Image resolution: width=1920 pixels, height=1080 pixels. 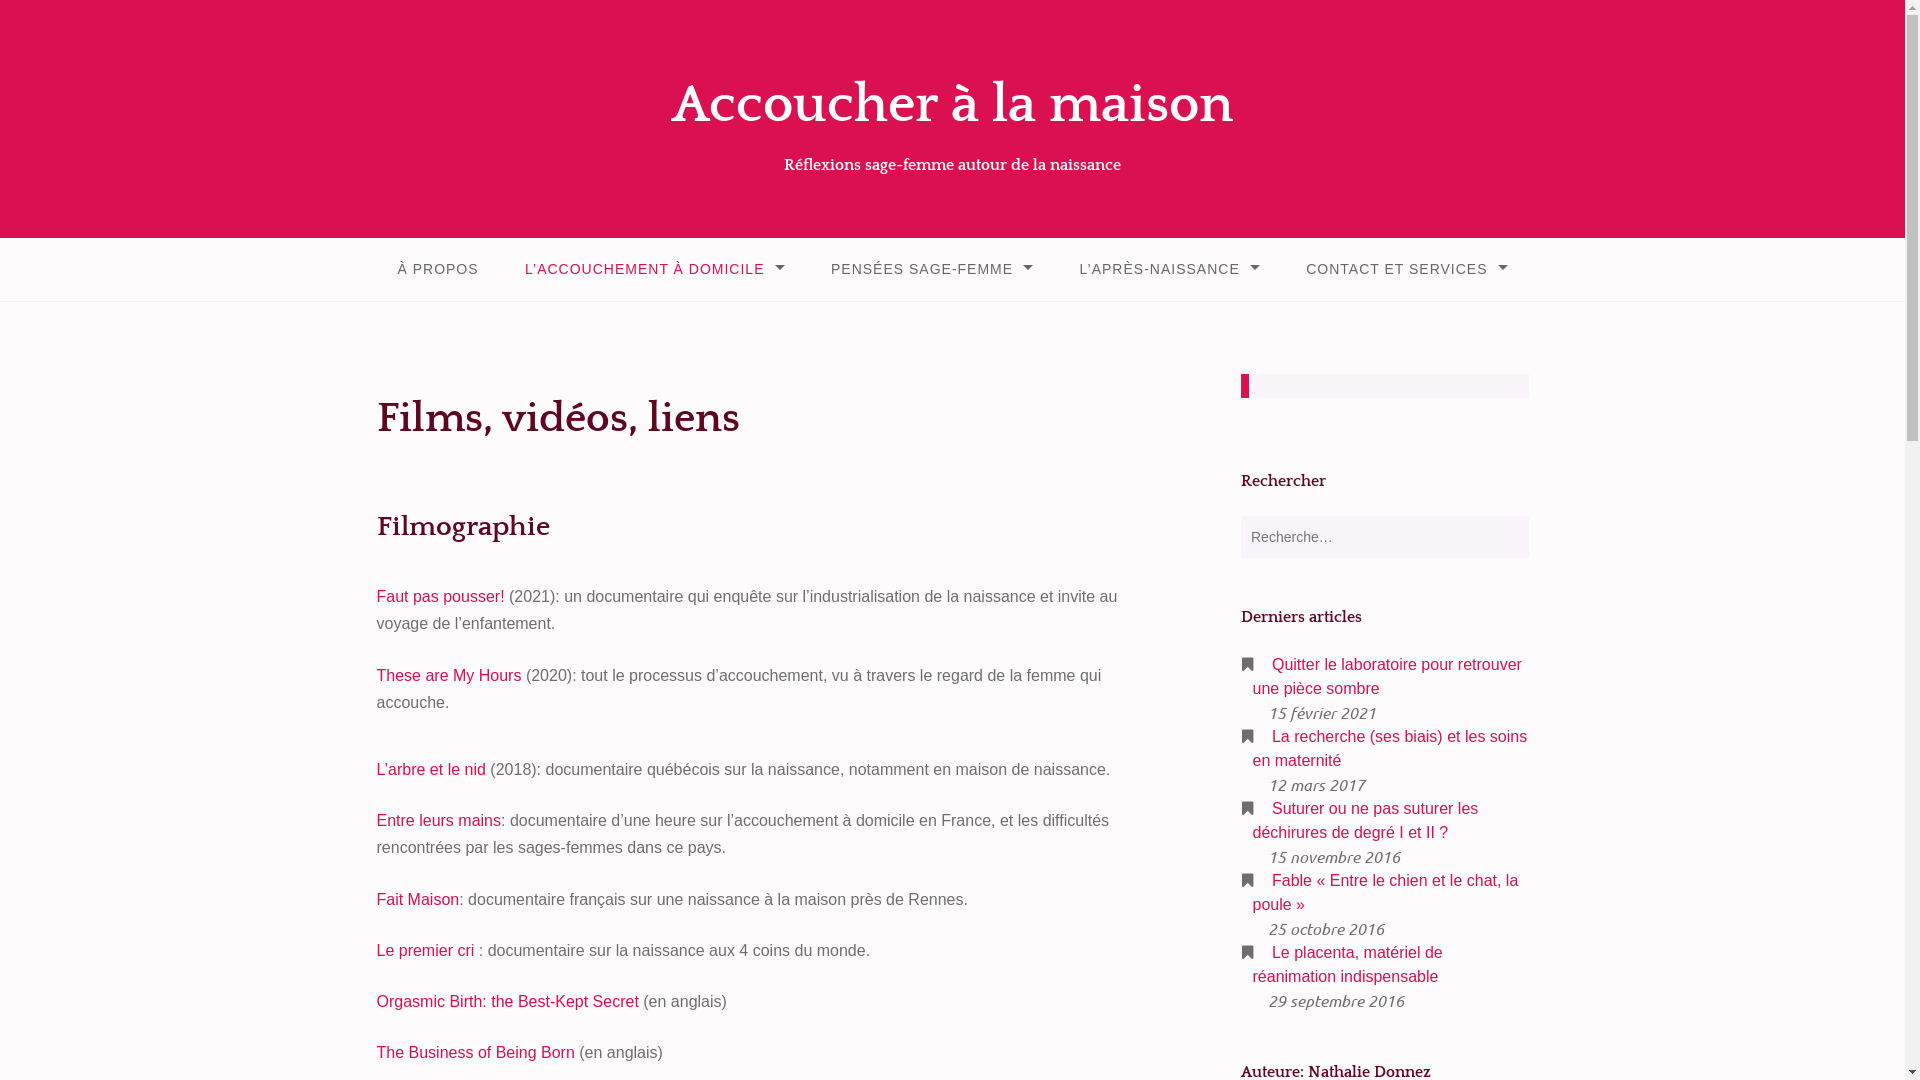 I want to click on 'These are My Hours', so click(x=447, y=675).